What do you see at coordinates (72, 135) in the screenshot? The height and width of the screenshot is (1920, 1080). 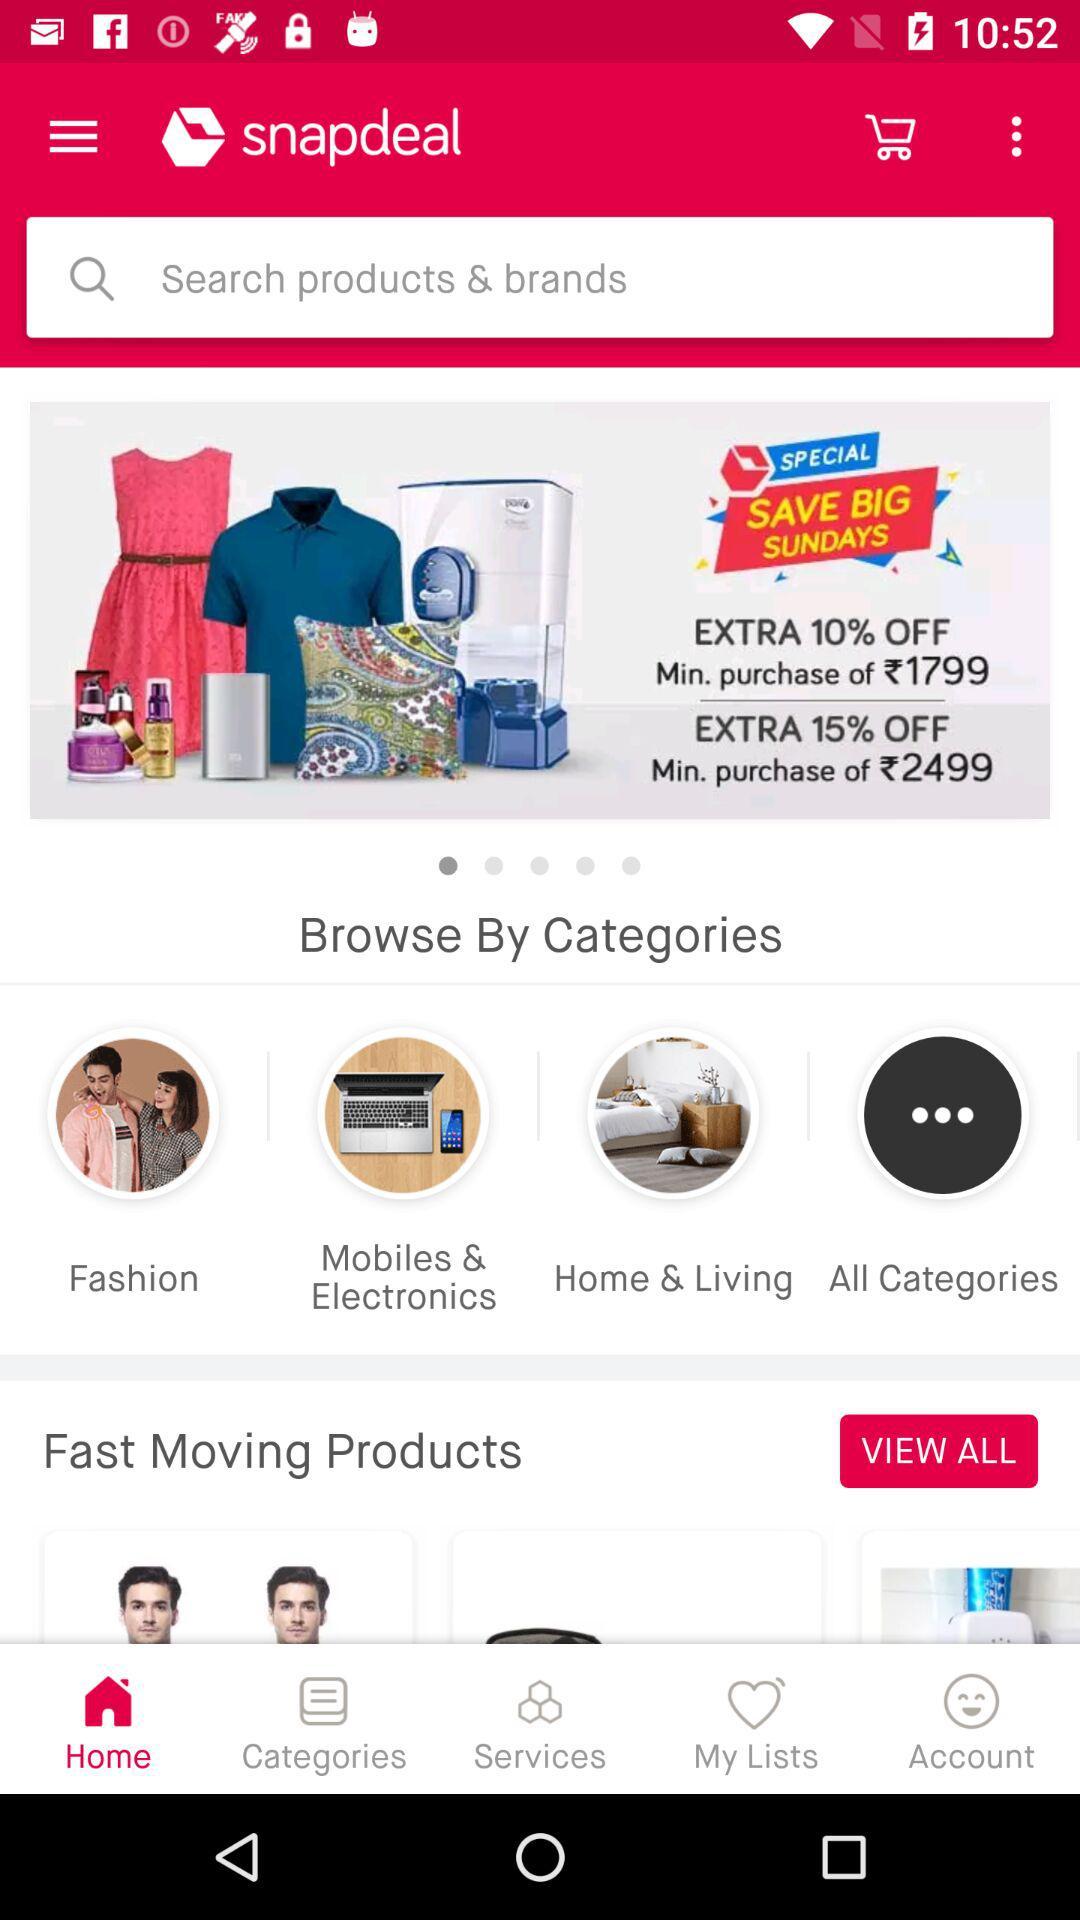 I see `open sidebar menu` at bounding box center [72, 135].